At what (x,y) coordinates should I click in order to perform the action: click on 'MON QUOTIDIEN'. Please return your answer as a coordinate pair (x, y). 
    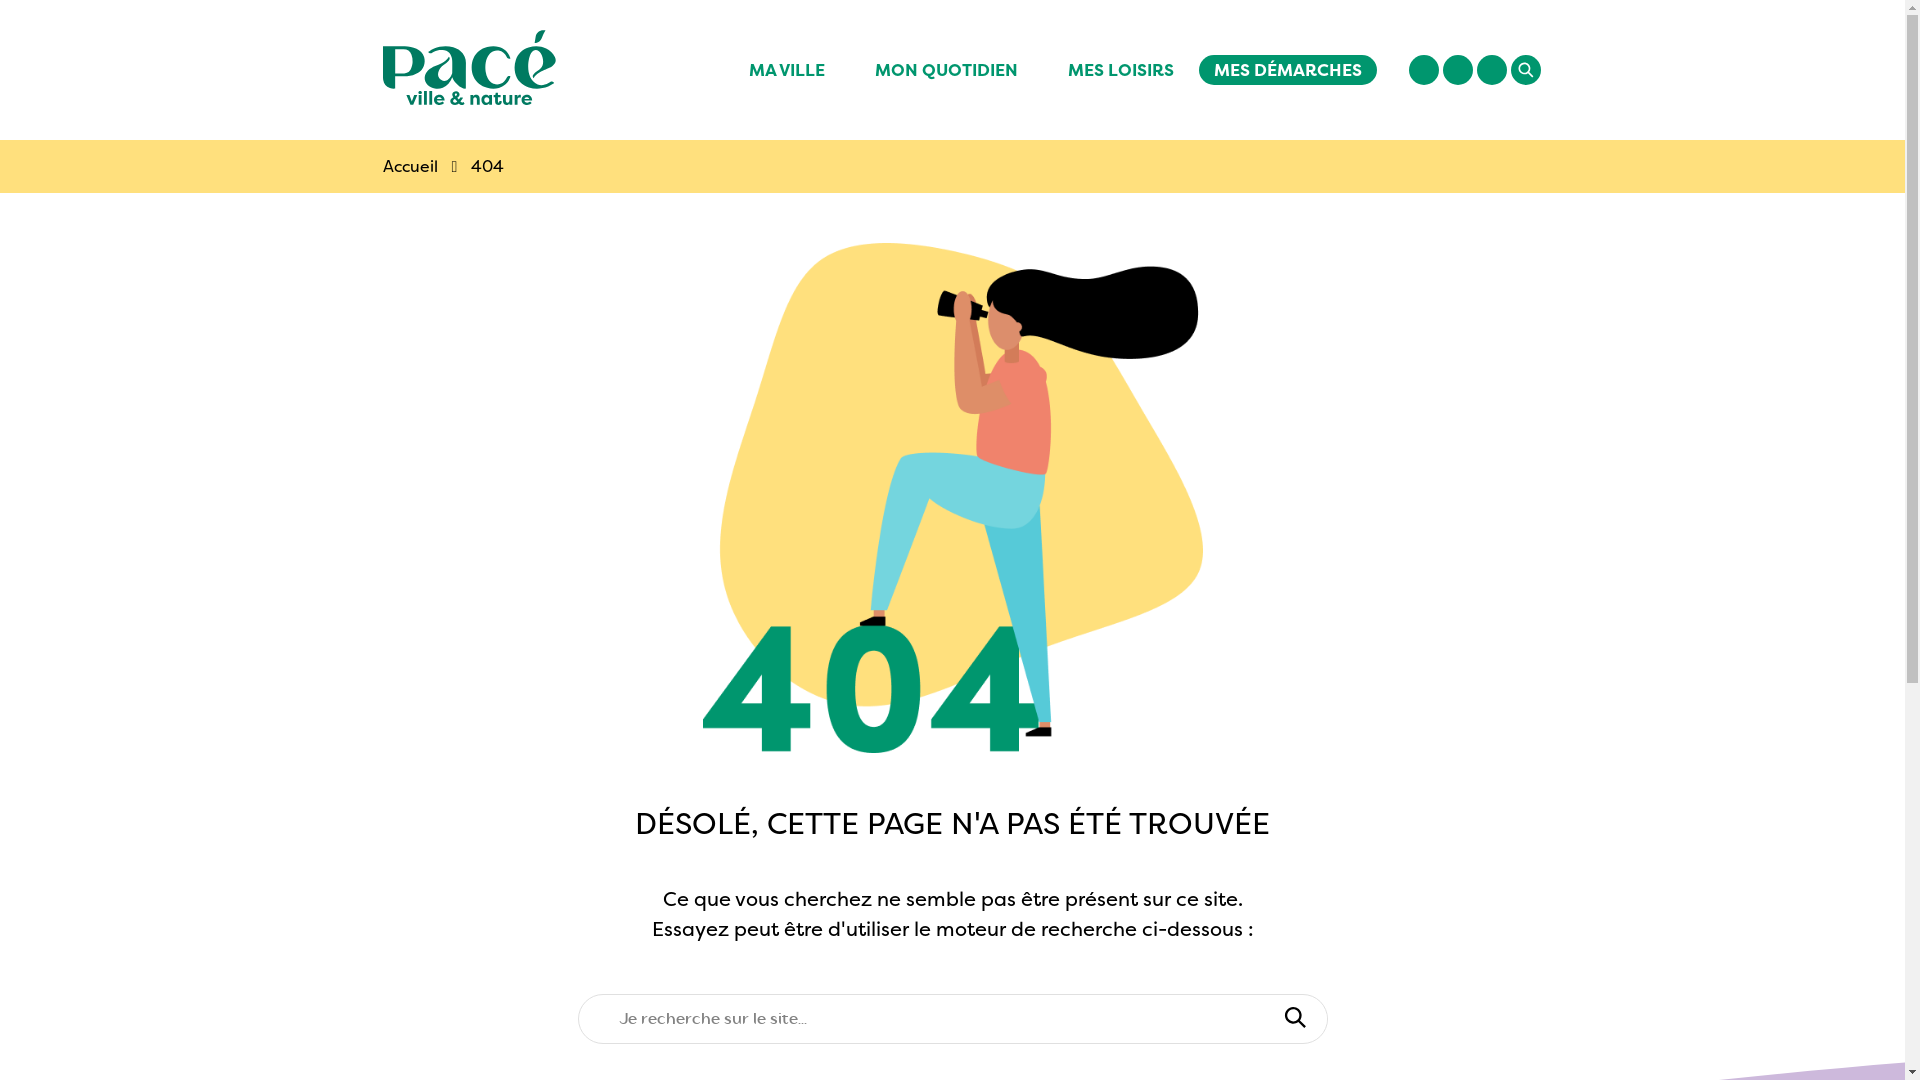
    Looking at the image, I should click on (849, 68).